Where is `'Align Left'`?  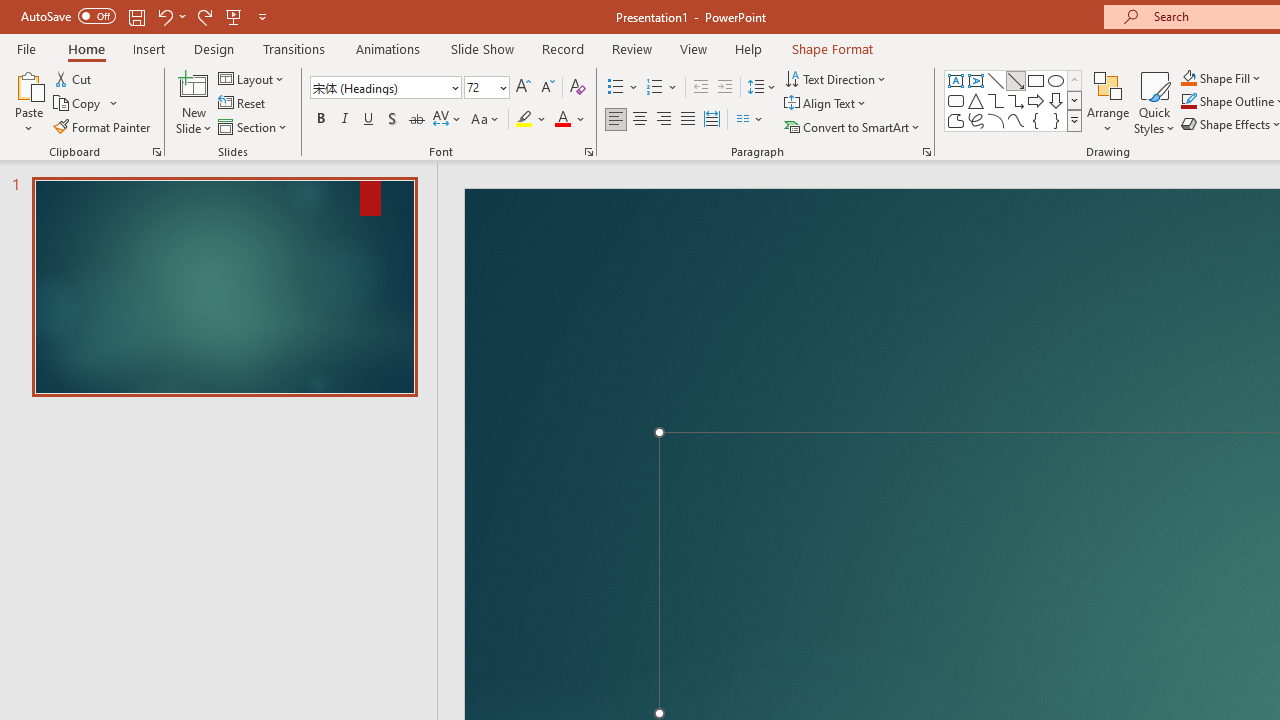
'Align Left' is located at coordinates (615, 119).